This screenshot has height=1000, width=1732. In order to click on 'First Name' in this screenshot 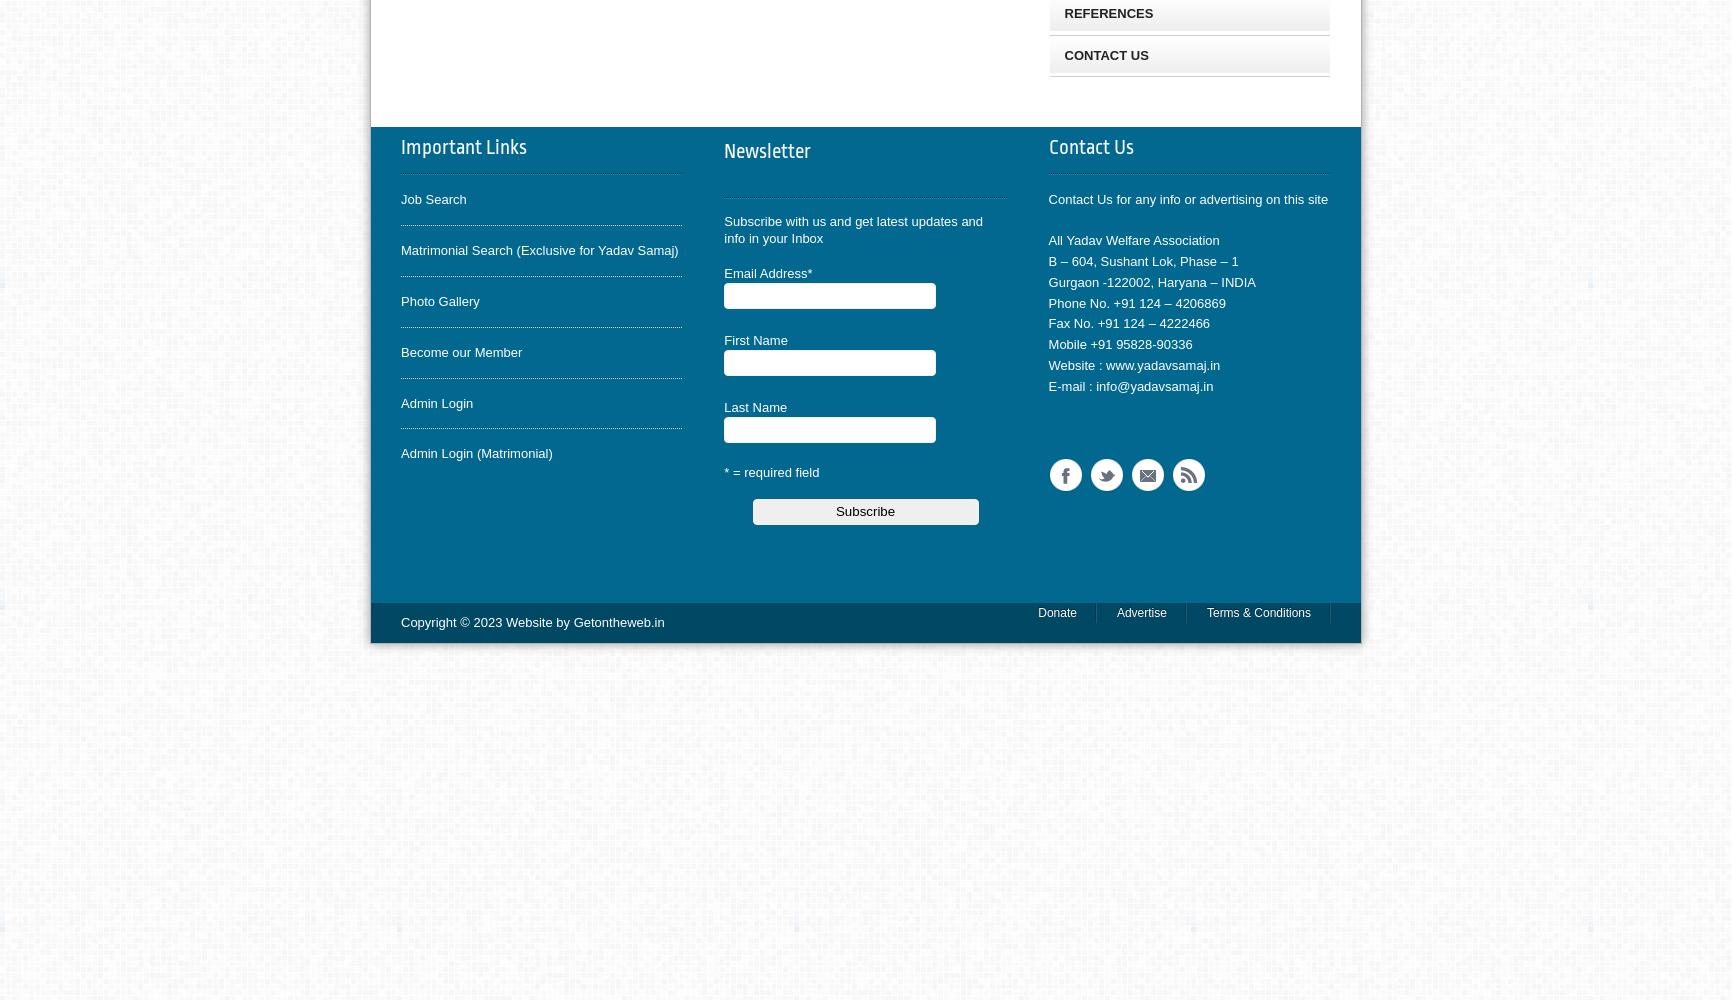, I will do `click(754, 338)`.